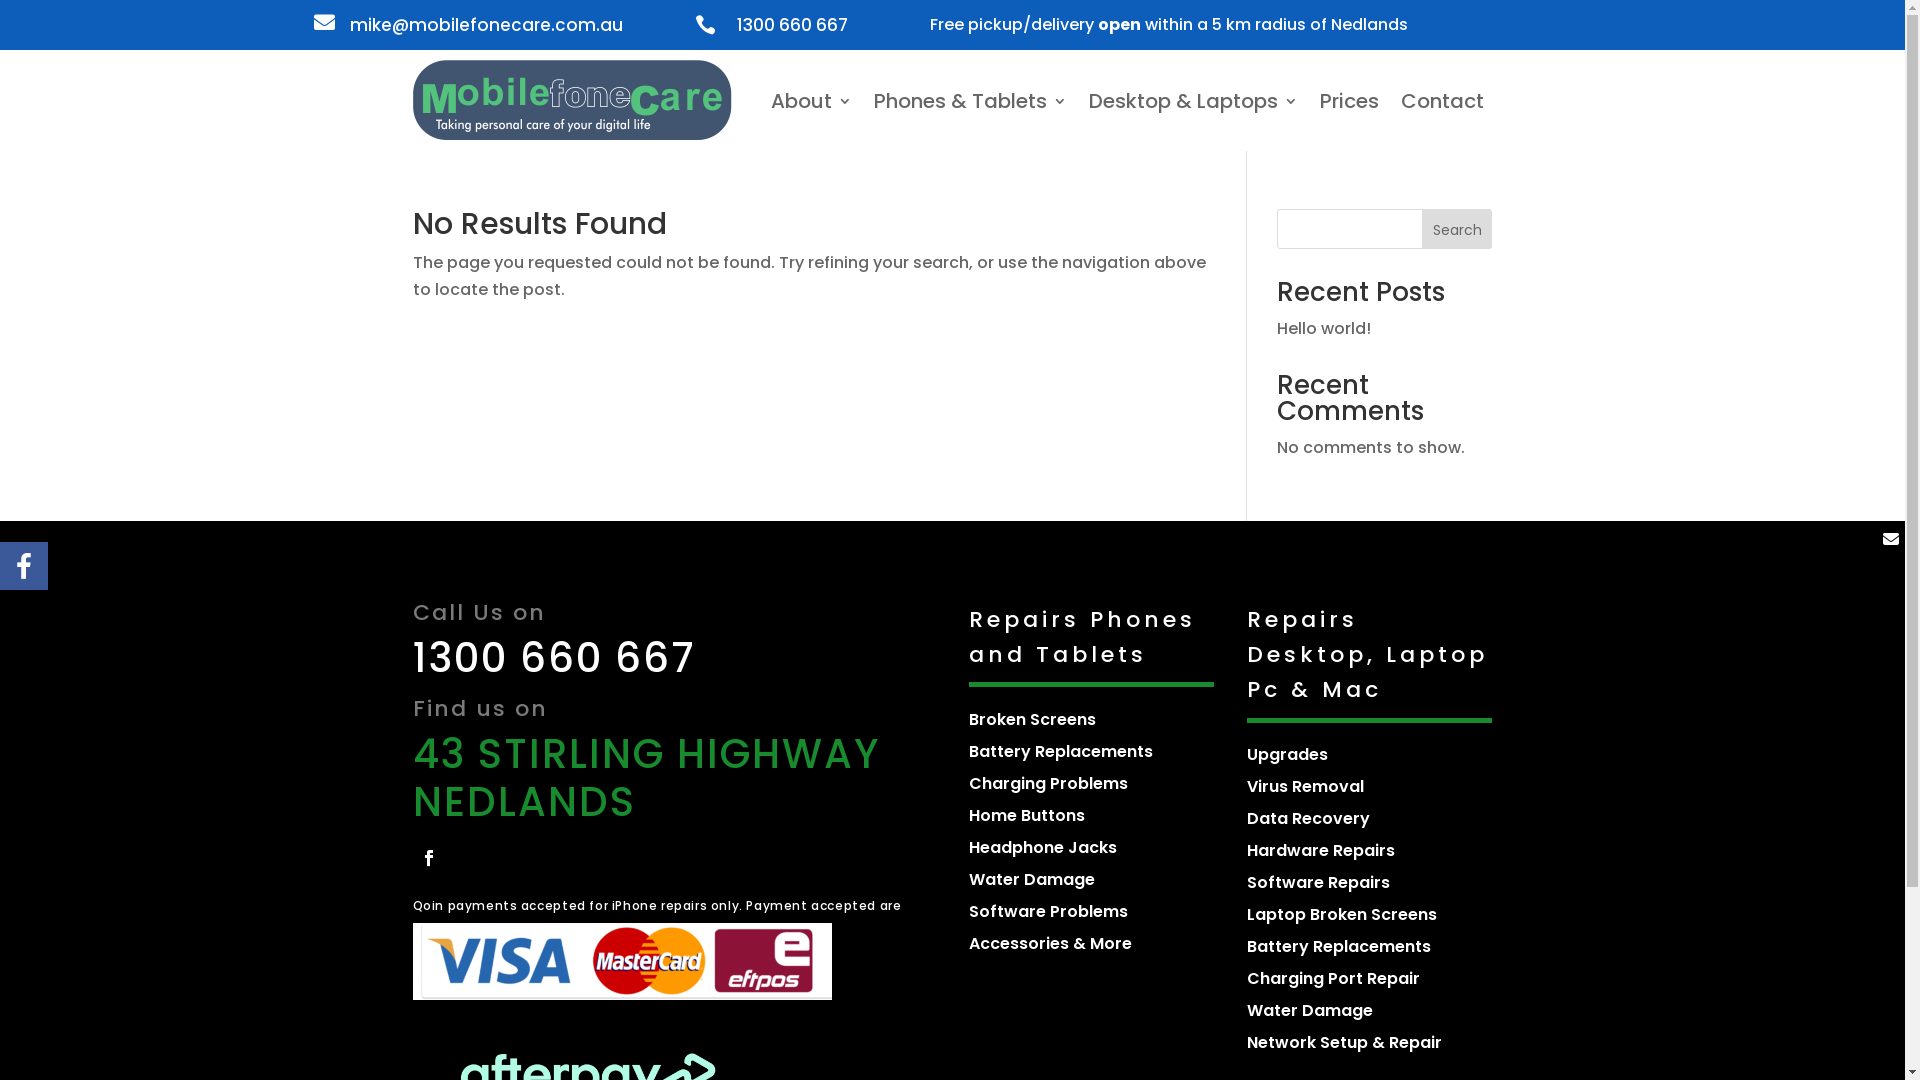 The image size is (1920, 1080). What do you see at coordinates (970, 100) in the screenshot?
I see `'Phones & Tablets'` at bounding box center [970, 100].